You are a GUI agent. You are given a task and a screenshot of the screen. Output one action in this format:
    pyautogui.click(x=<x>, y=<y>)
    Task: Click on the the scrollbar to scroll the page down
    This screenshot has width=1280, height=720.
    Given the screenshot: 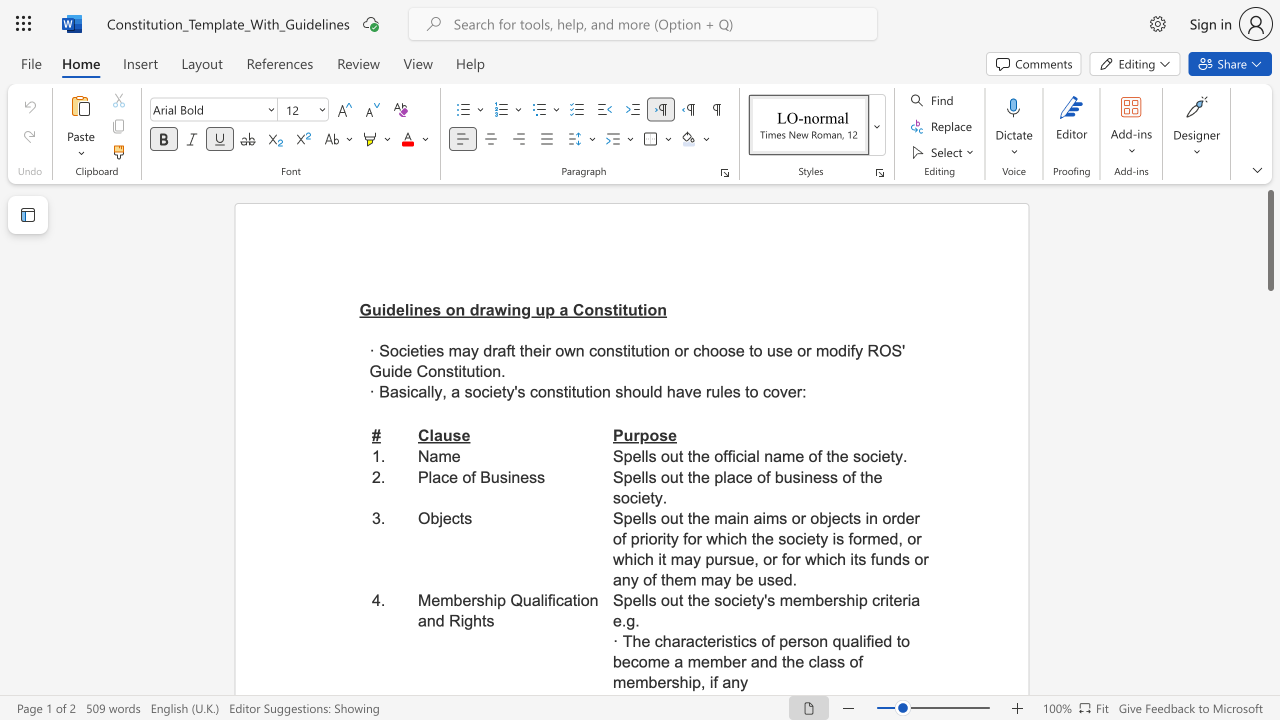 What is the action you would take?
    pyautogui.click(x=1269, y=418)
    